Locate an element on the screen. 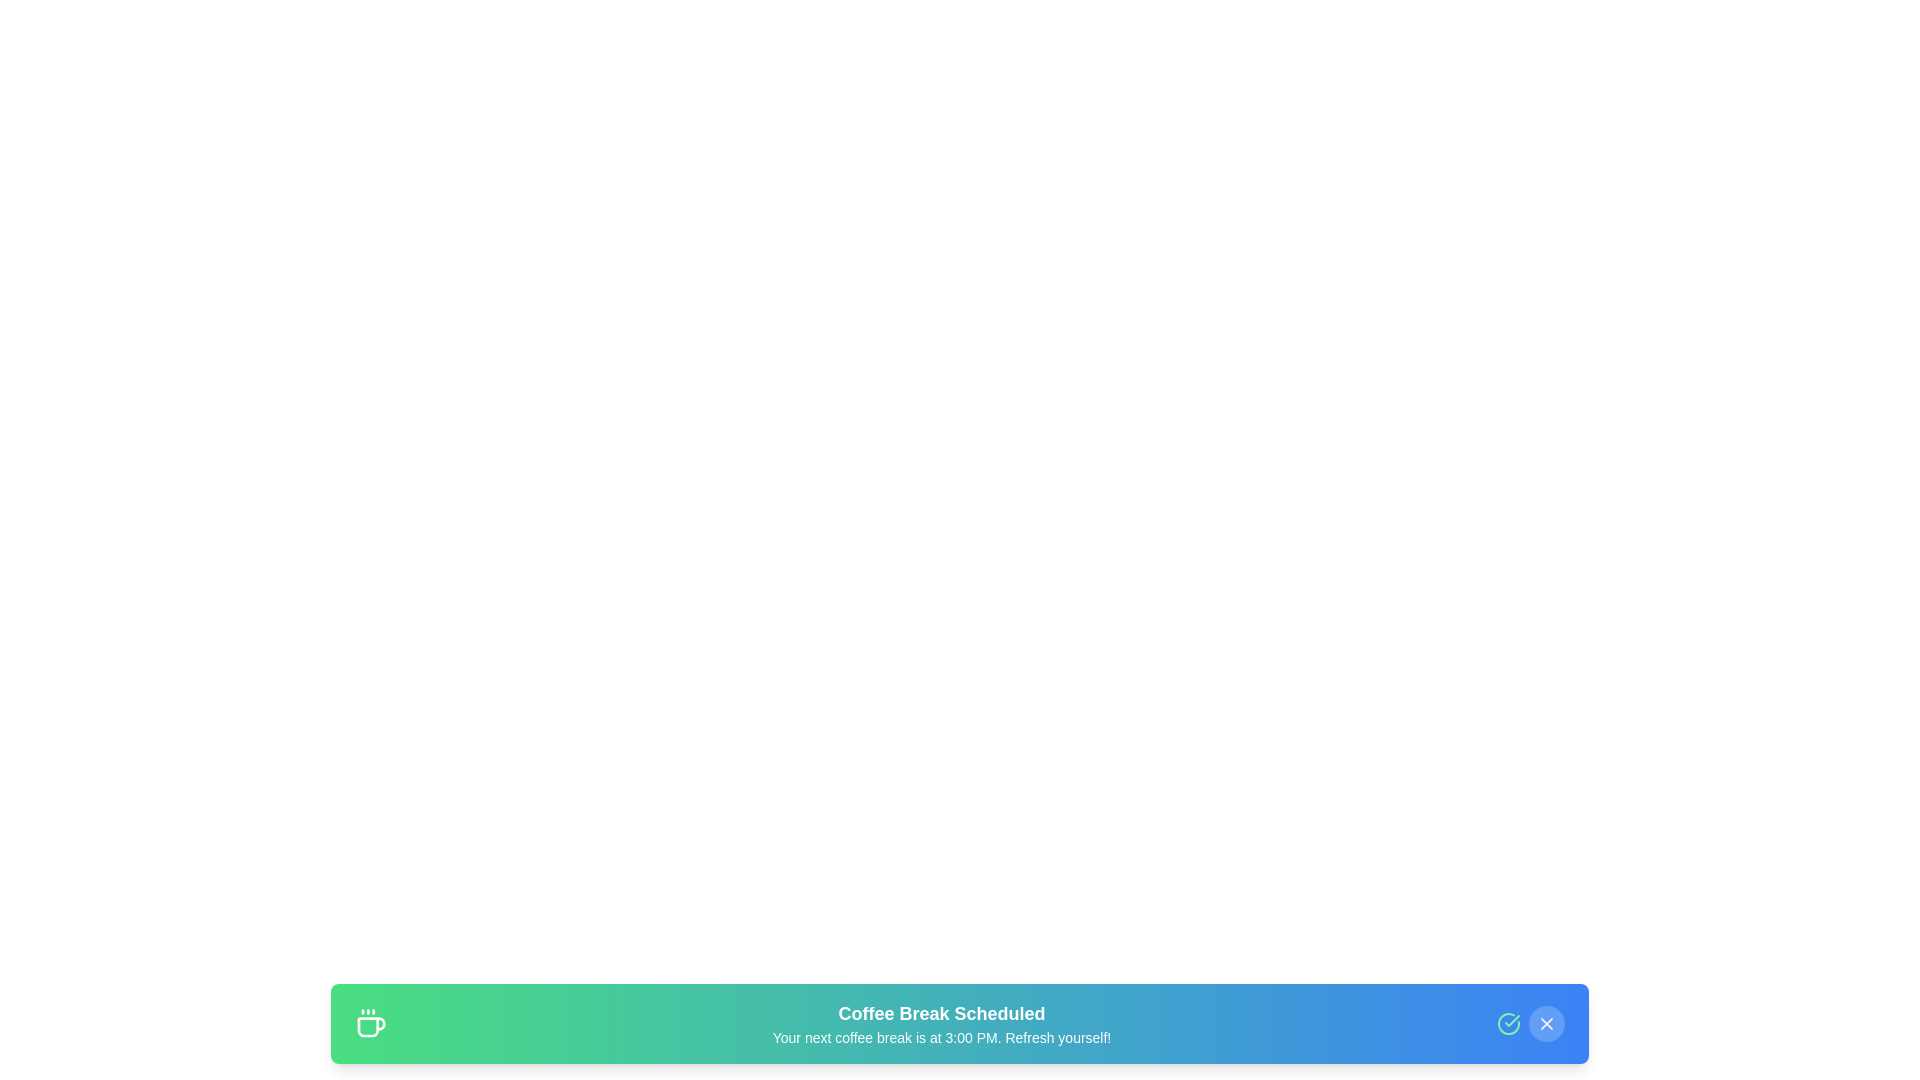 The width and height of the screenshot is (1920, 1080). the close button to dismiss the snackbar is located at coordinates (1546, 1023).